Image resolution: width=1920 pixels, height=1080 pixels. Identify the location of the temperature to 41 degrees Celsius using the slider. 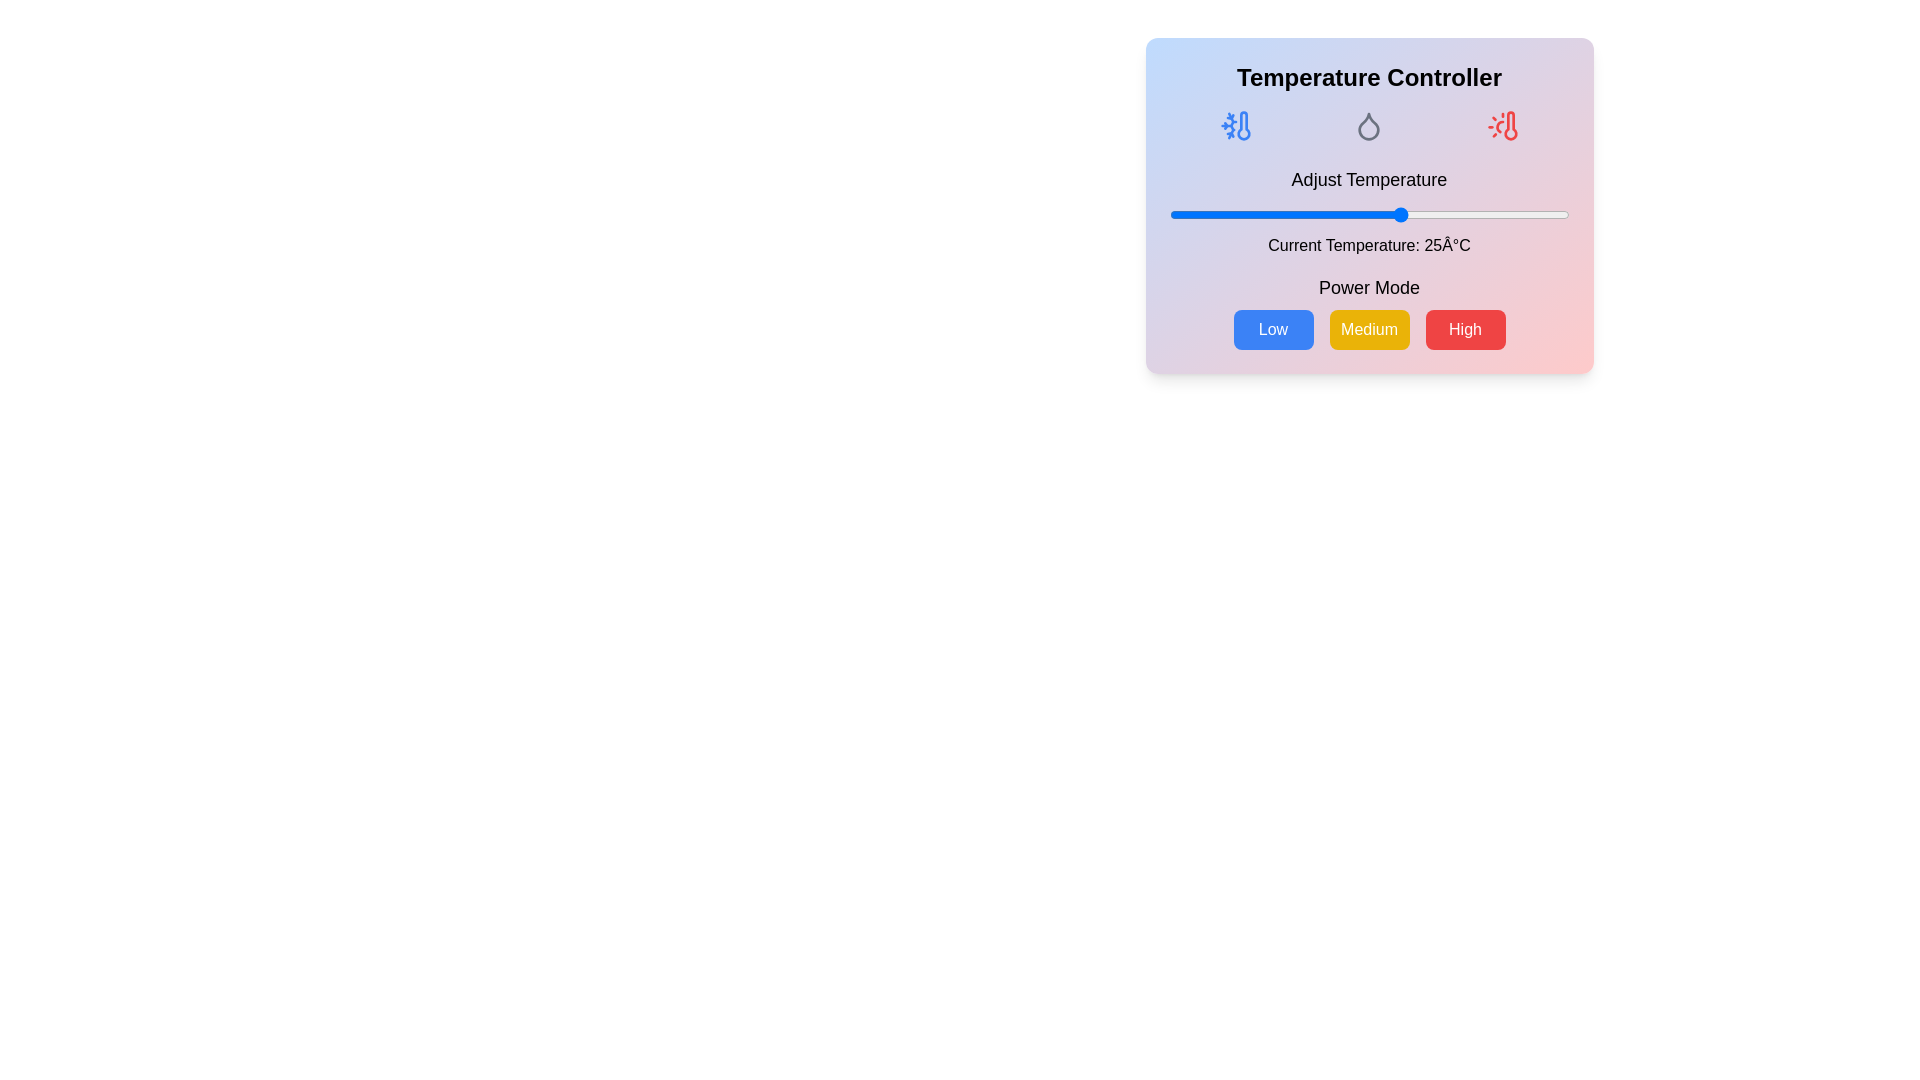
(1509, 215).